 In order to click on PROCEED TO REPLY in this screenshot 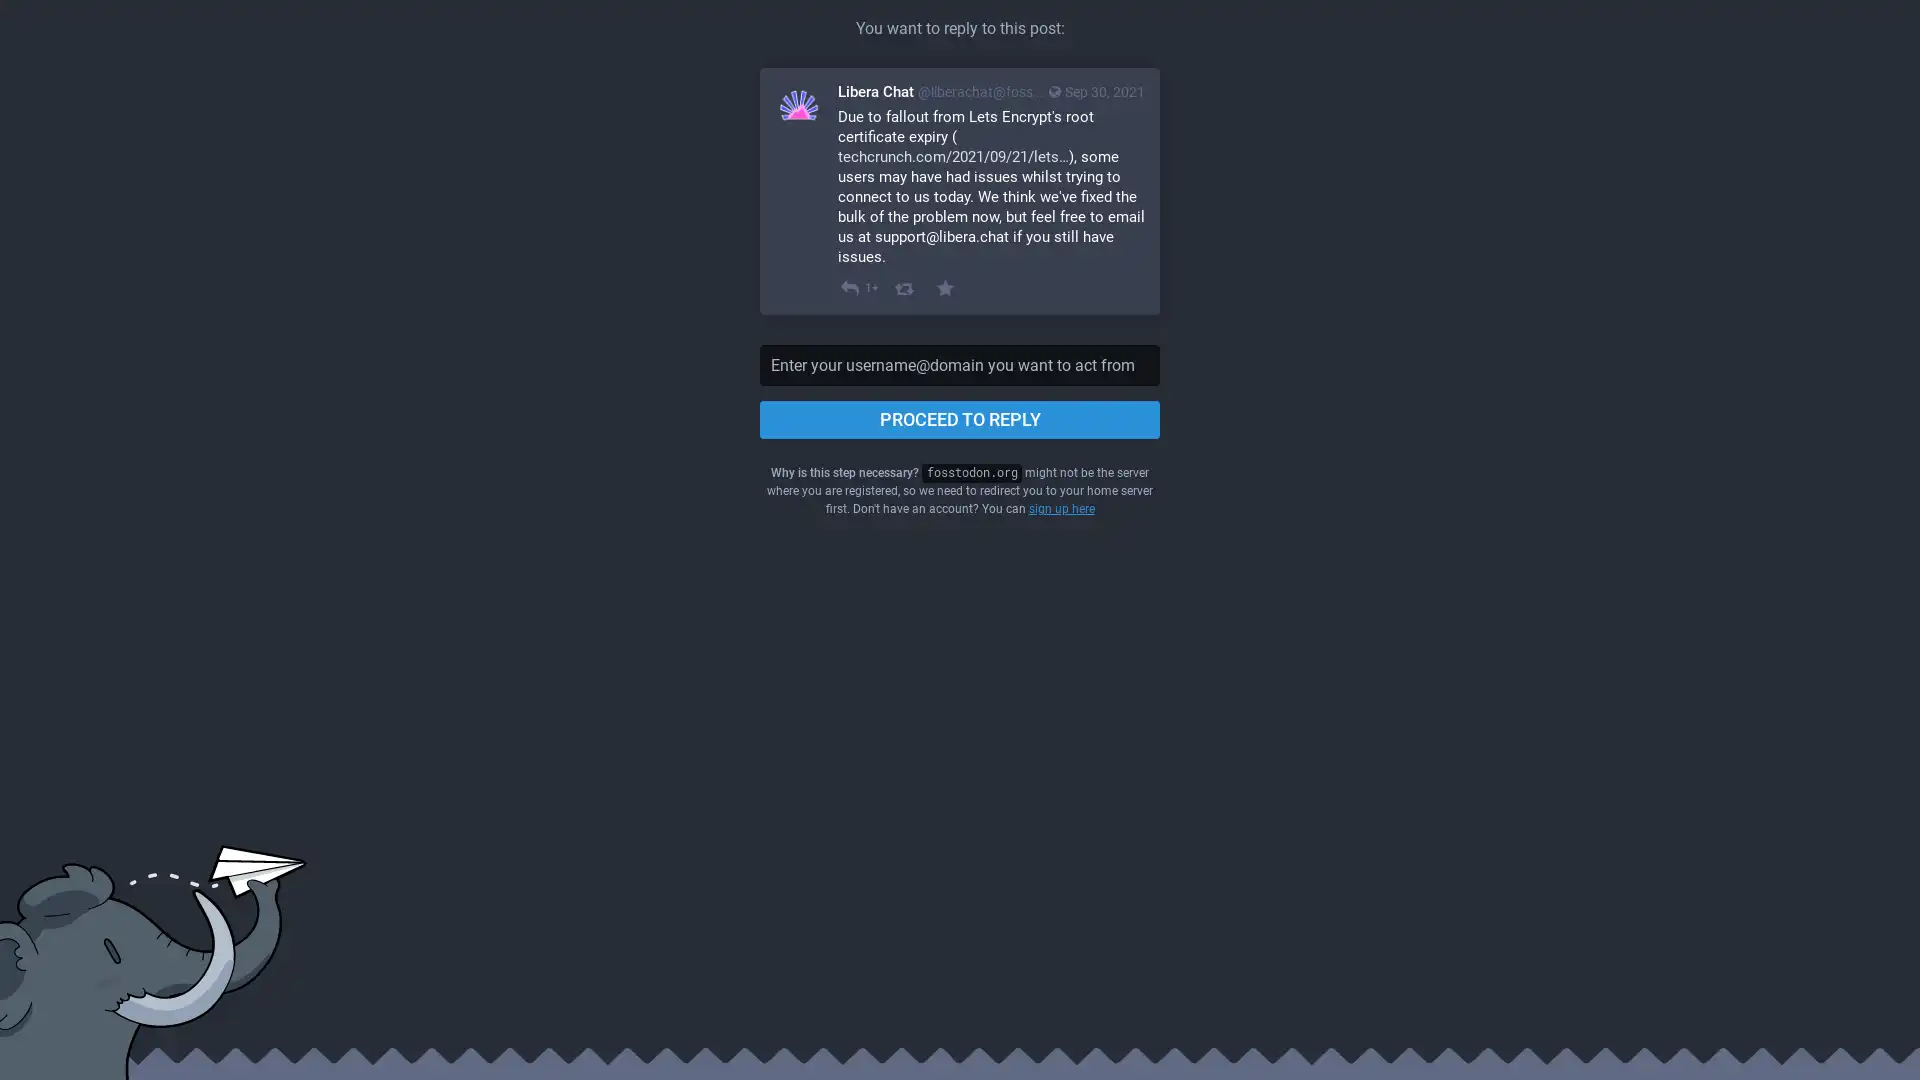, I will do `click(960, 419)`.